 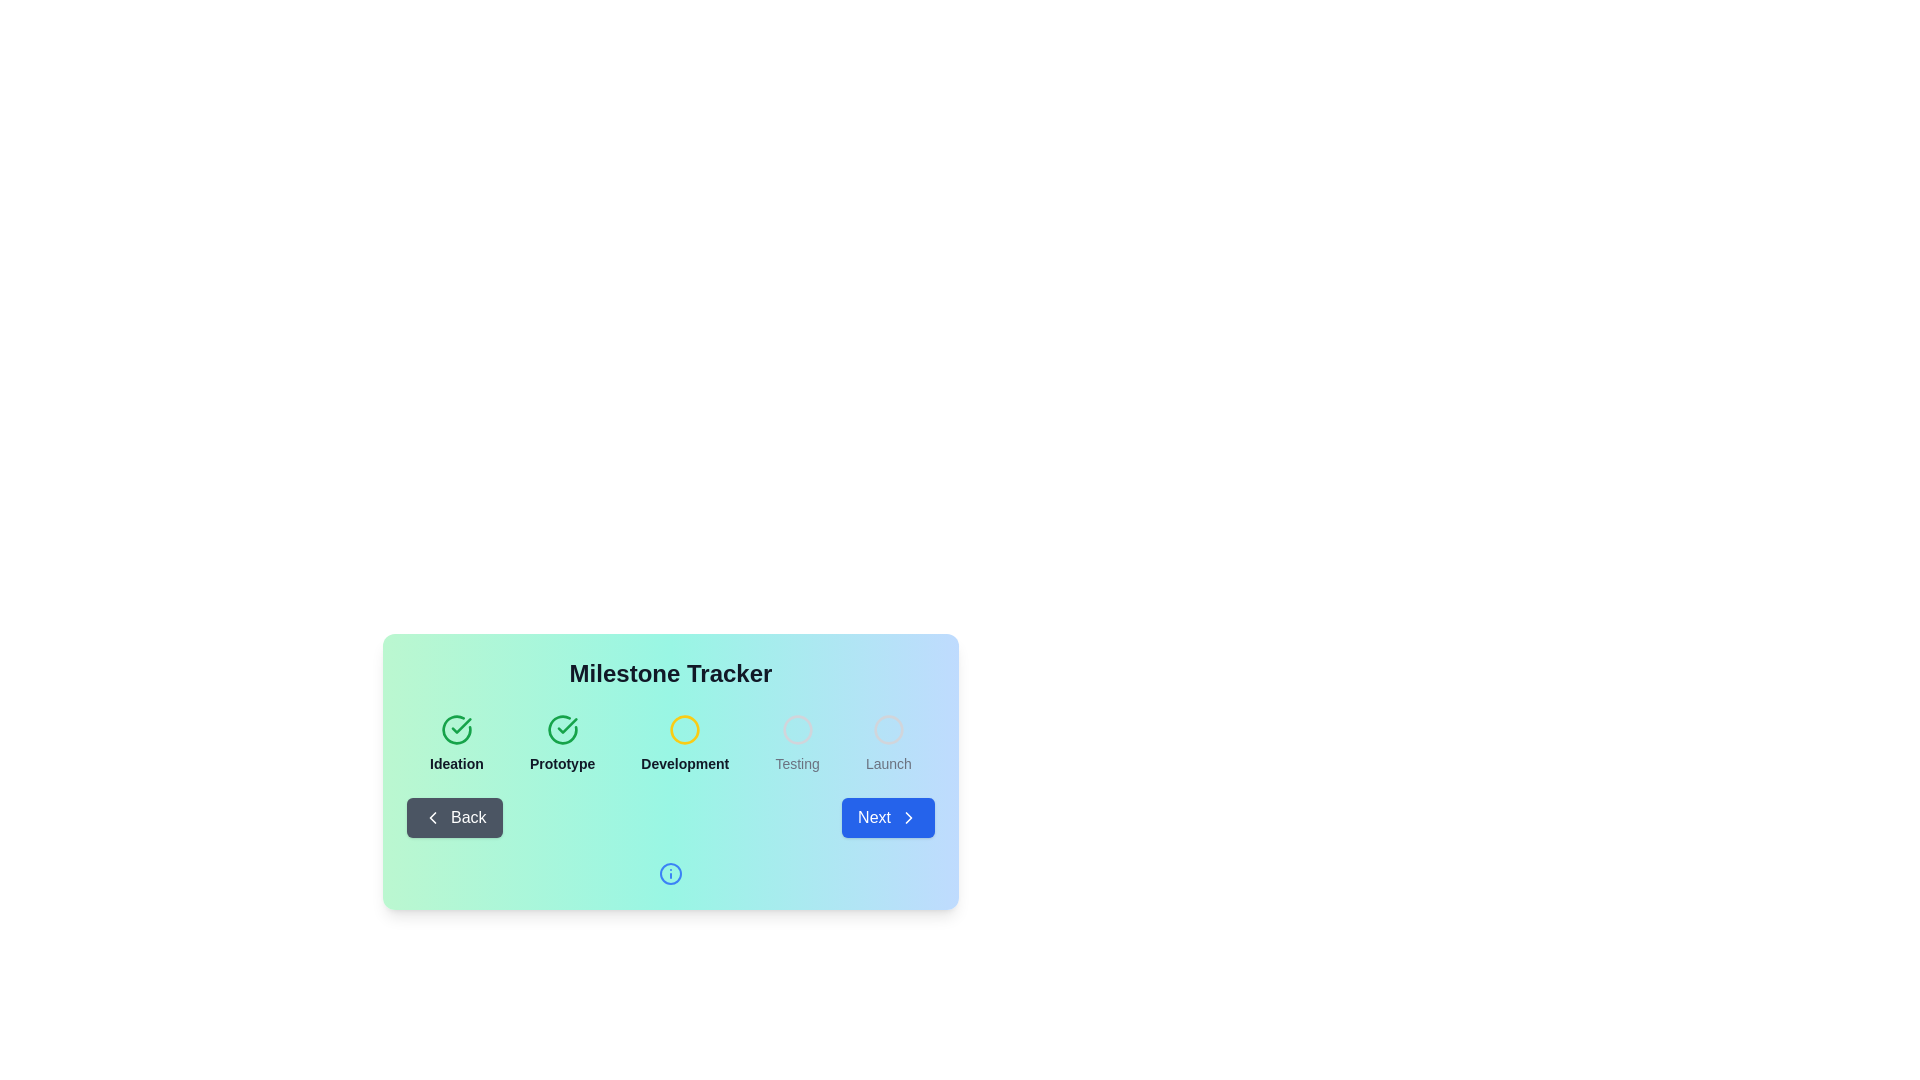 What do you see at coordinates (455, 763) in the screenshot?
I see `the 'Ideation' phase text label in the milestone tracker, which is positioned below the green check mark icon` at bounding box center [455, 763].